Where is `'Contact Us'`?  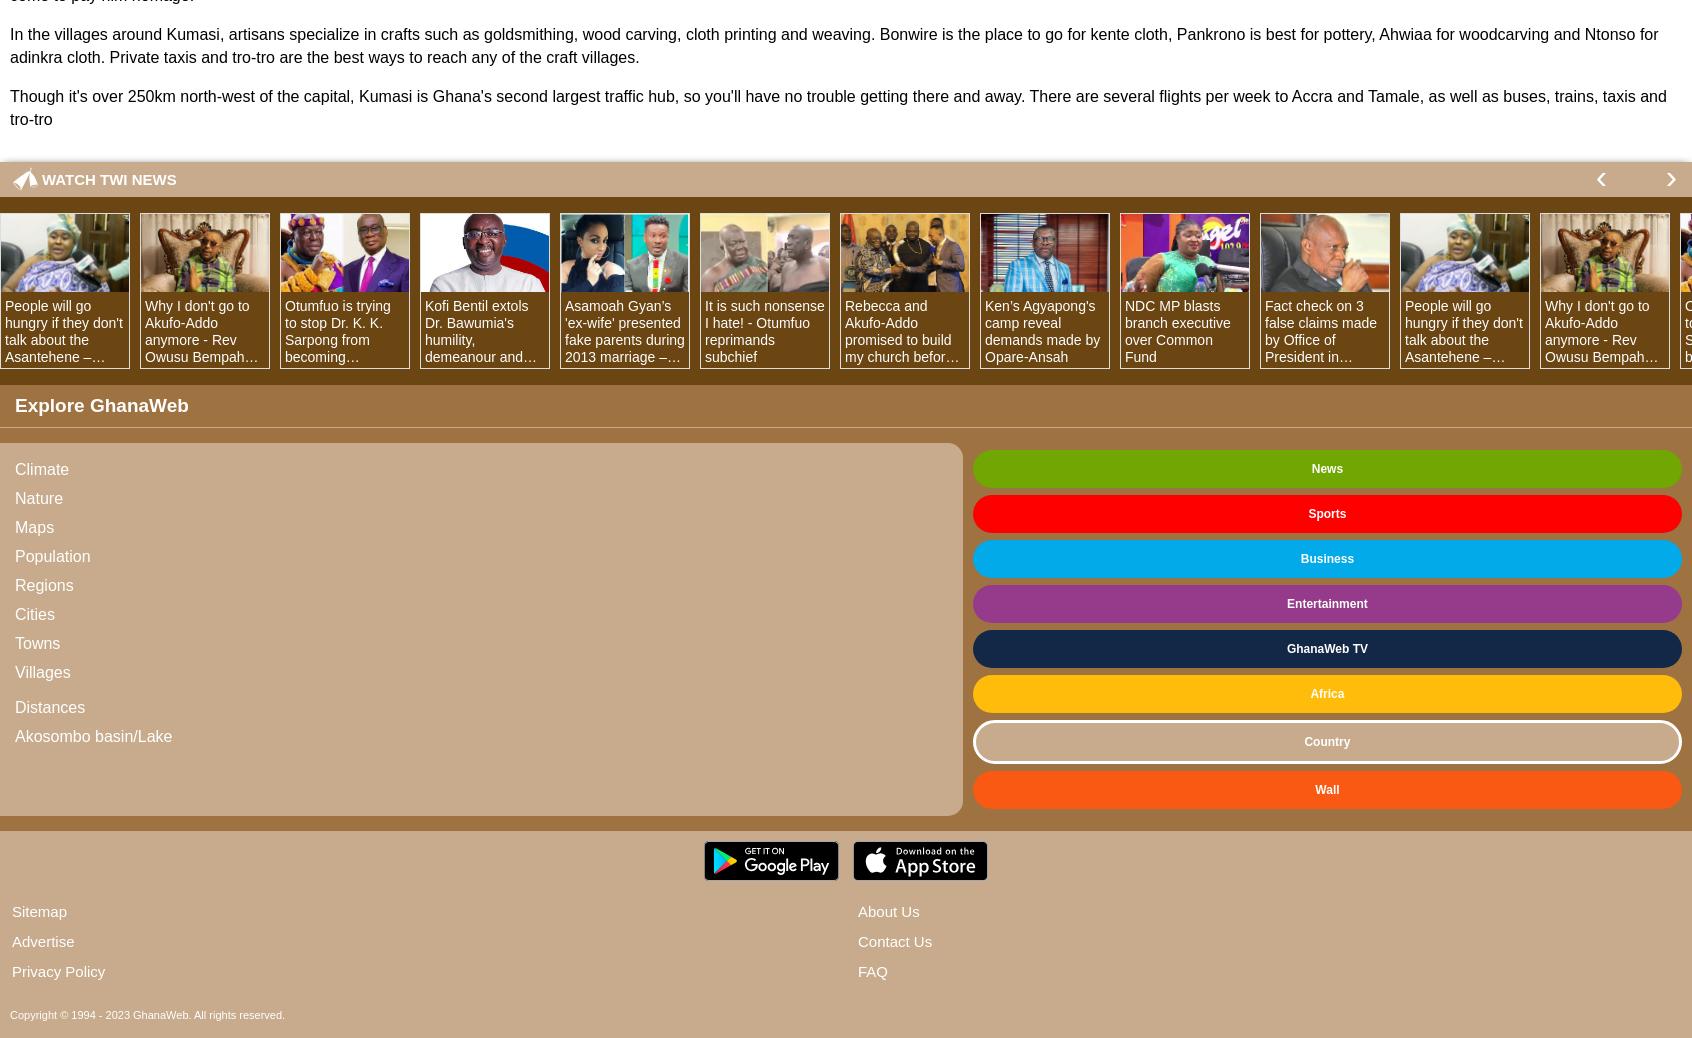
'Contact Us' is located at coordinates (894, 941).